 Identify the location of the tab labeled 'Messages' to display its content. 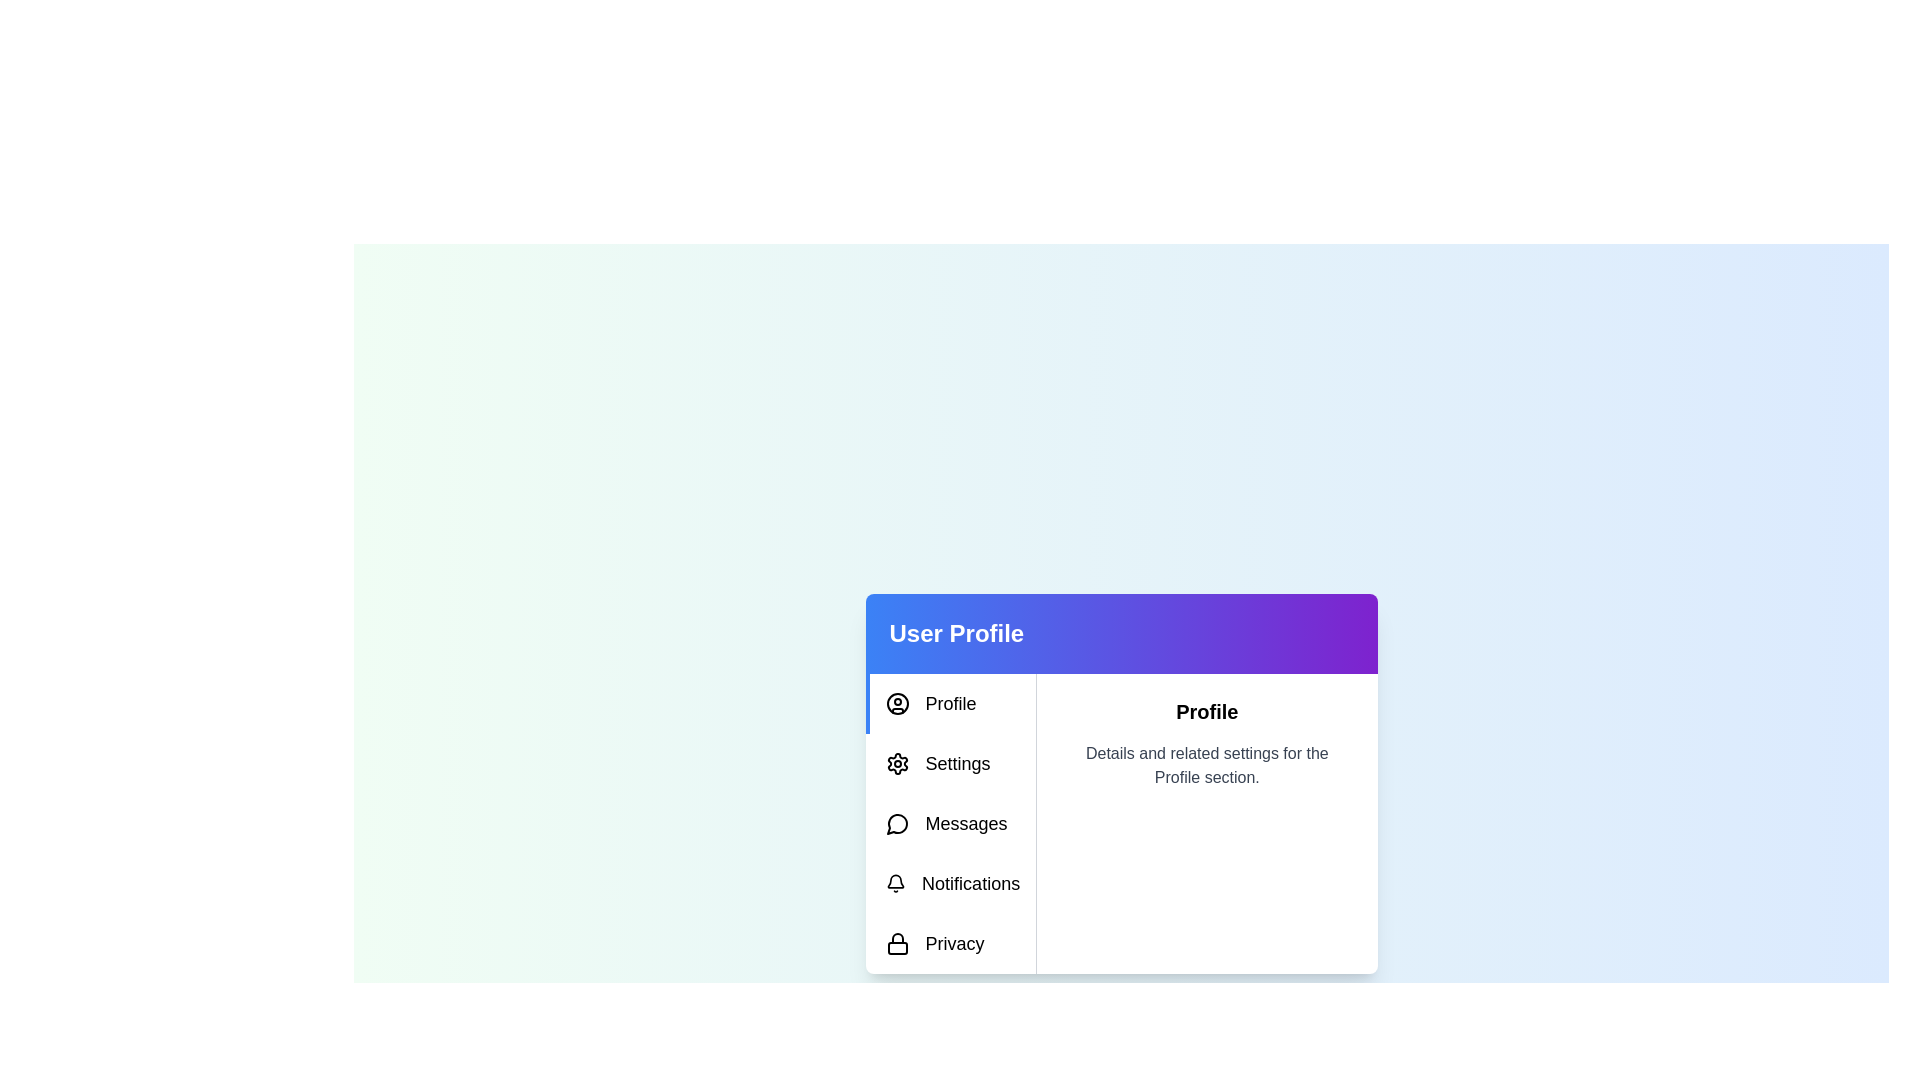
(949, 824).